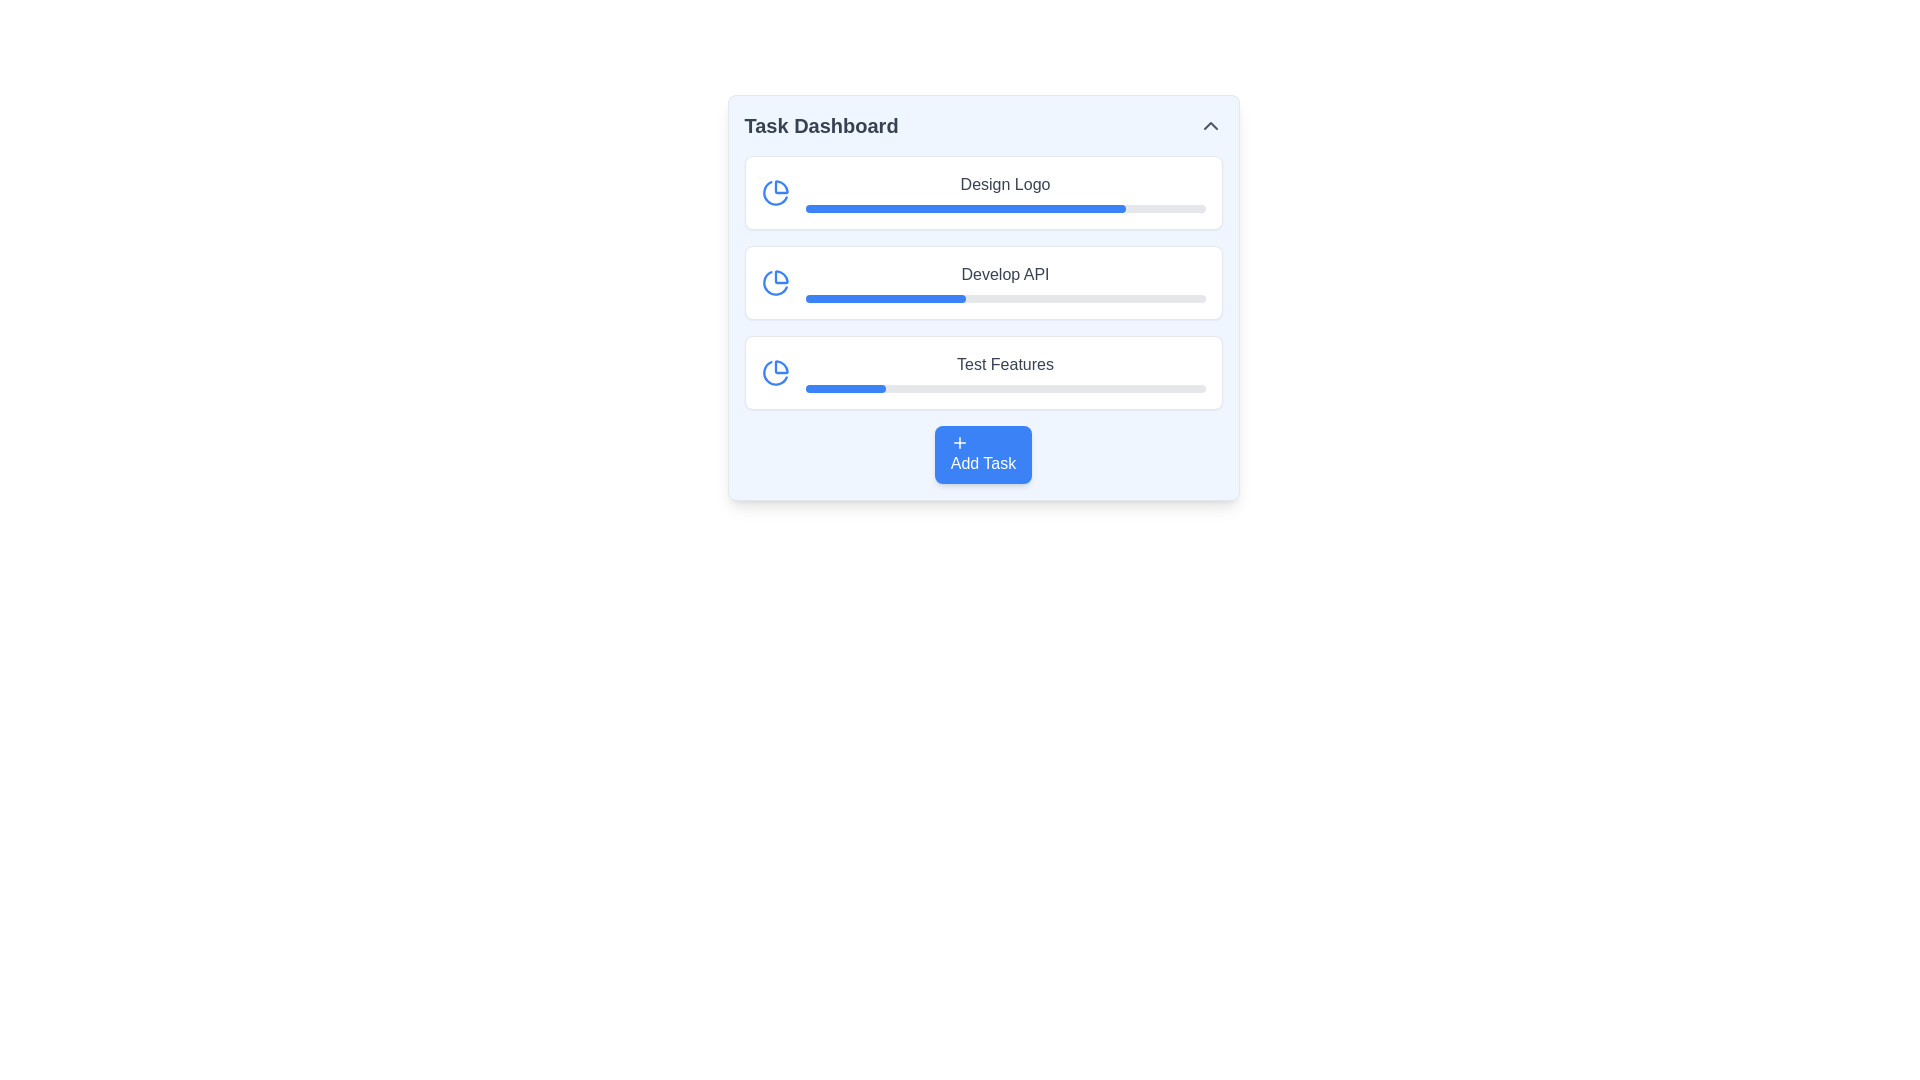 The width and height of the screenshot is (1920, 1080). I want to click on the horizontal progress bar located below the text 'Design Logo', which has a gray background and a blue filled portion indicating progress, so click(1005, 208).